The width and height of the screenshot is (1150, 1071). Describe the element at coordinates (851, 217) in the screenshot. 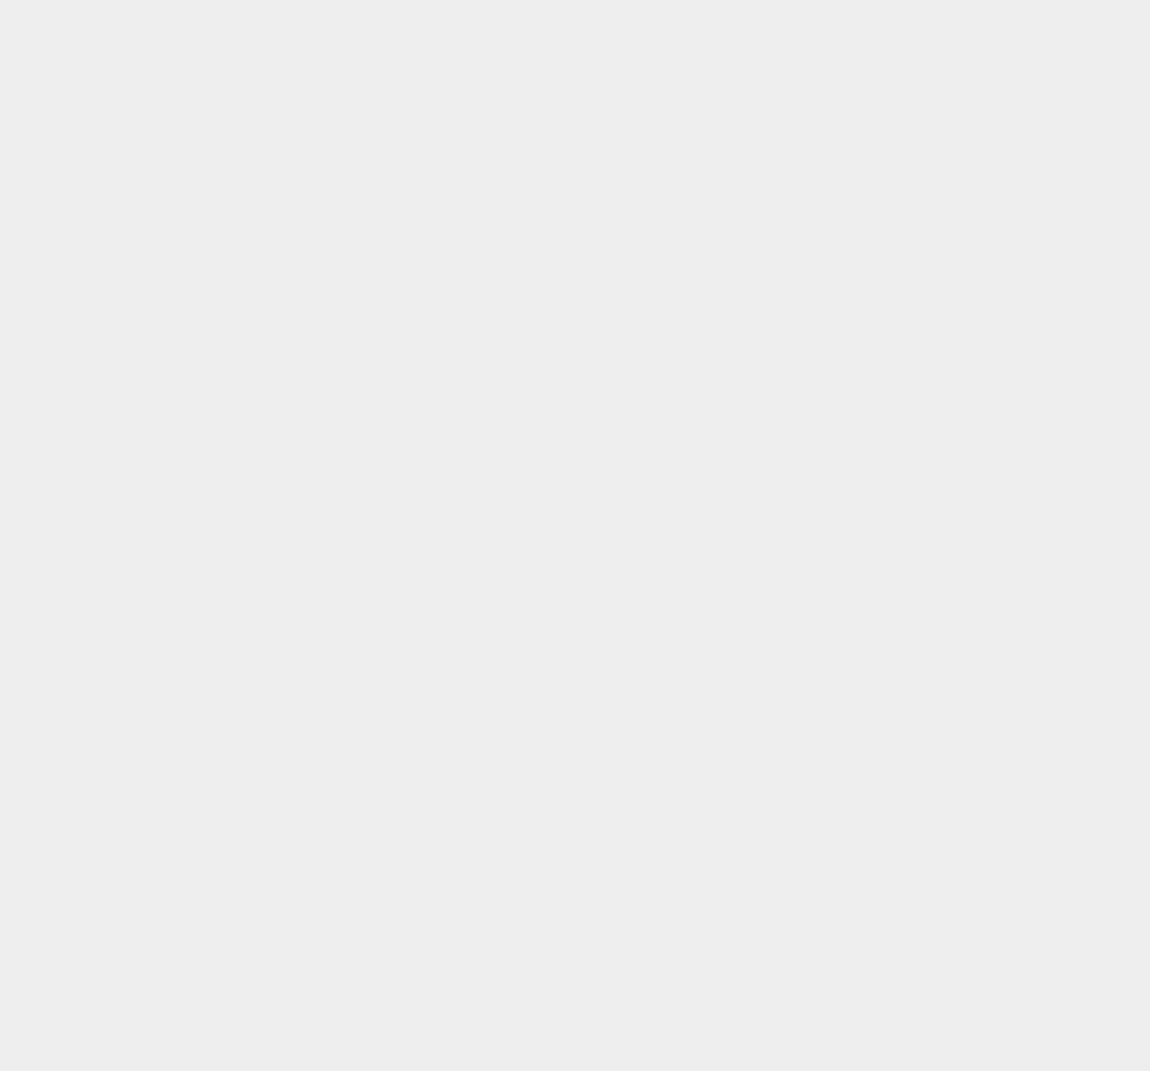

I see `'GreenPois0n'` at that location.